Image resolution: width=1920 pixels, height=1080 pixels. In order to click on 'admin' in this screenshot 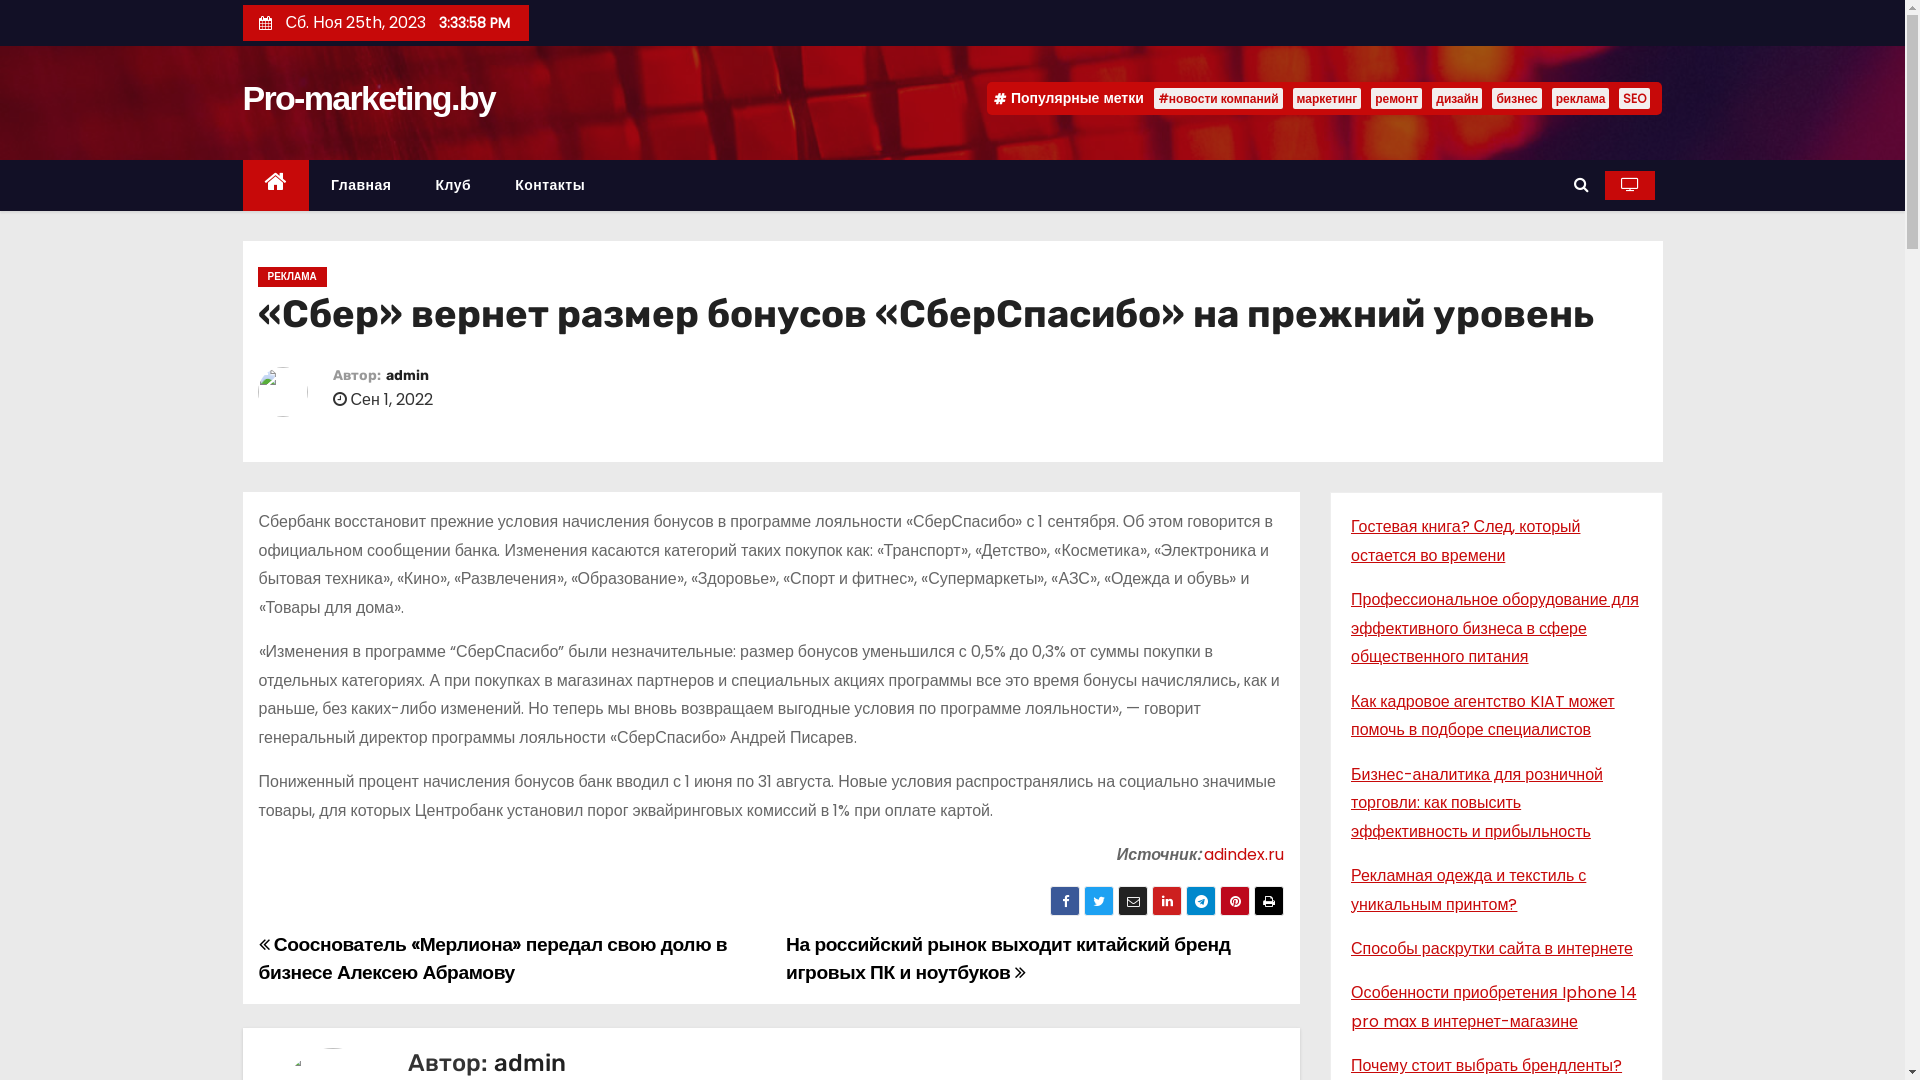, I will do `click(406, 375)`.